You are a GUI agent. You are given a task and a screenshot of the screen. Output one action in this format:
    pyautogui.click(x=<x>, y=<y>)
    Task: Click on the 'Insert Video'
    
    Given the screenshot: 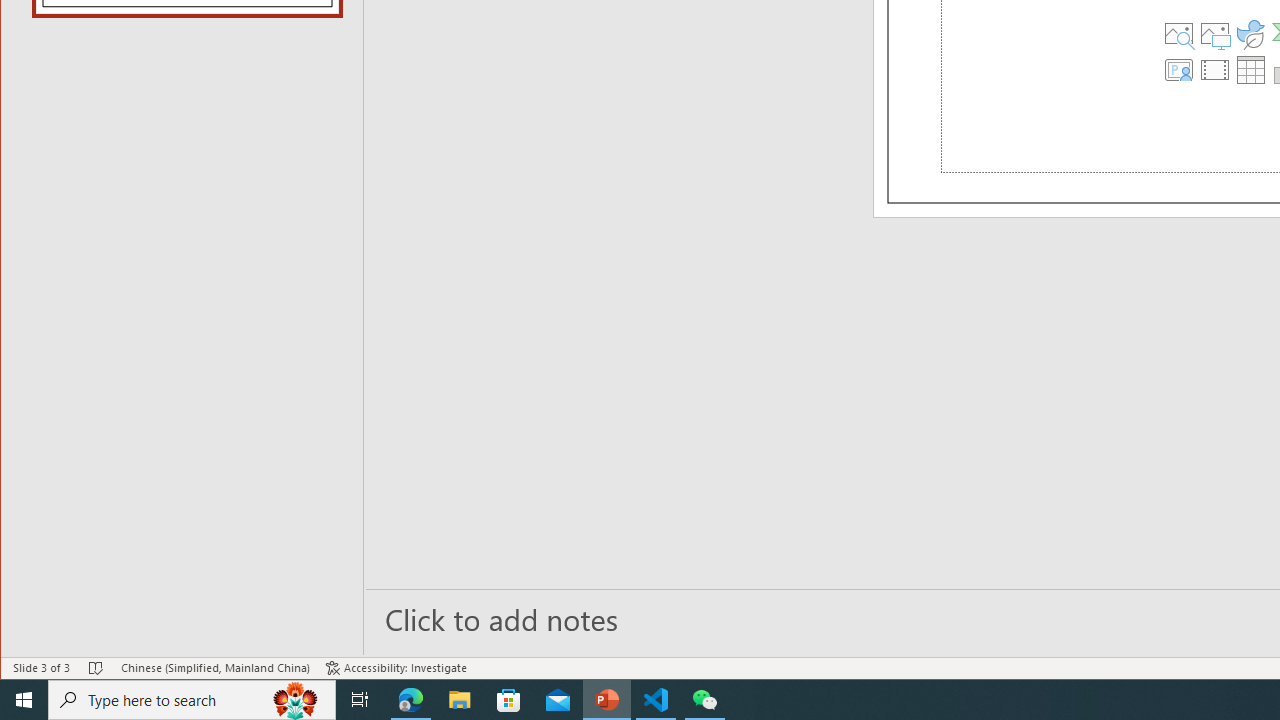 What is the action you would take?
    pyautogui.click(x=1214, y=68)
    